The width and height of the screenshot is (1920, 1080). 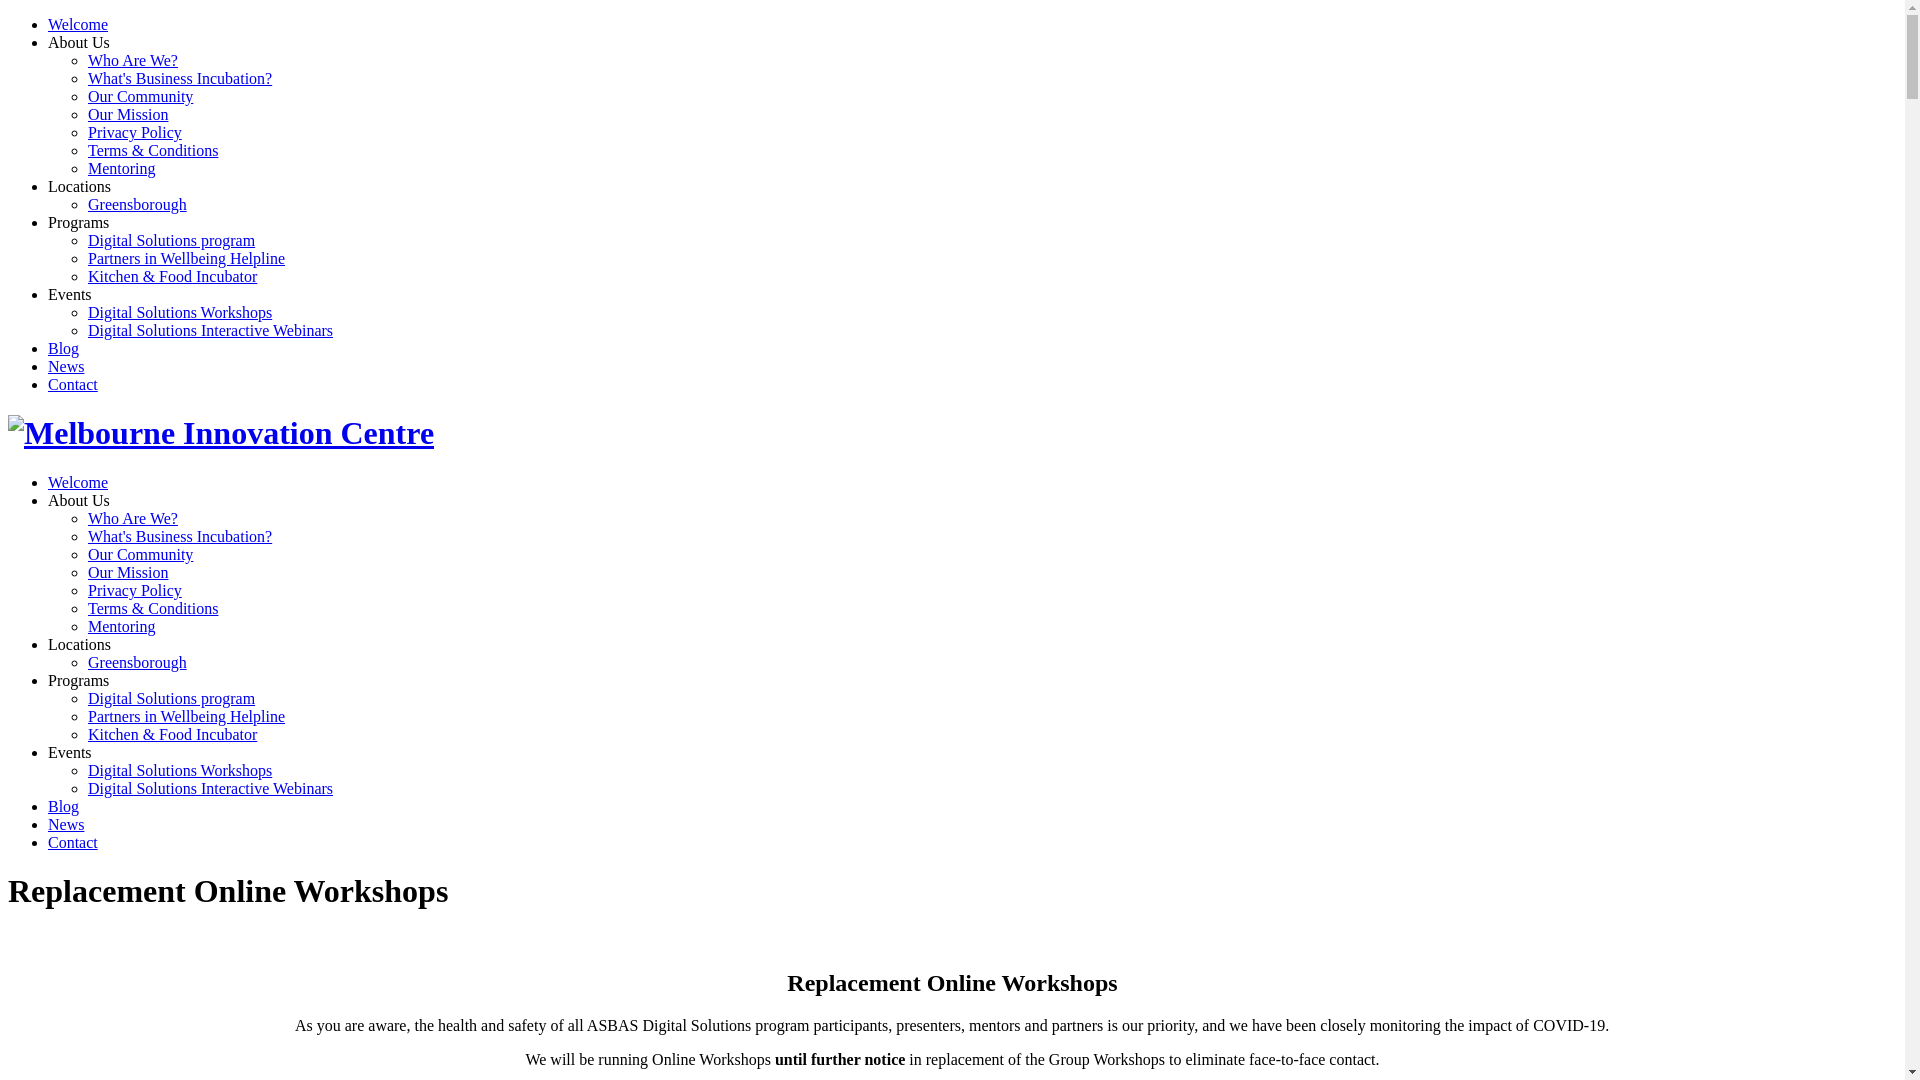 What do you see at coordinates (86, 715) in the screenshot?
I see `'Partners in Wellbeing Helpline'` at bounding box center [86, 715].